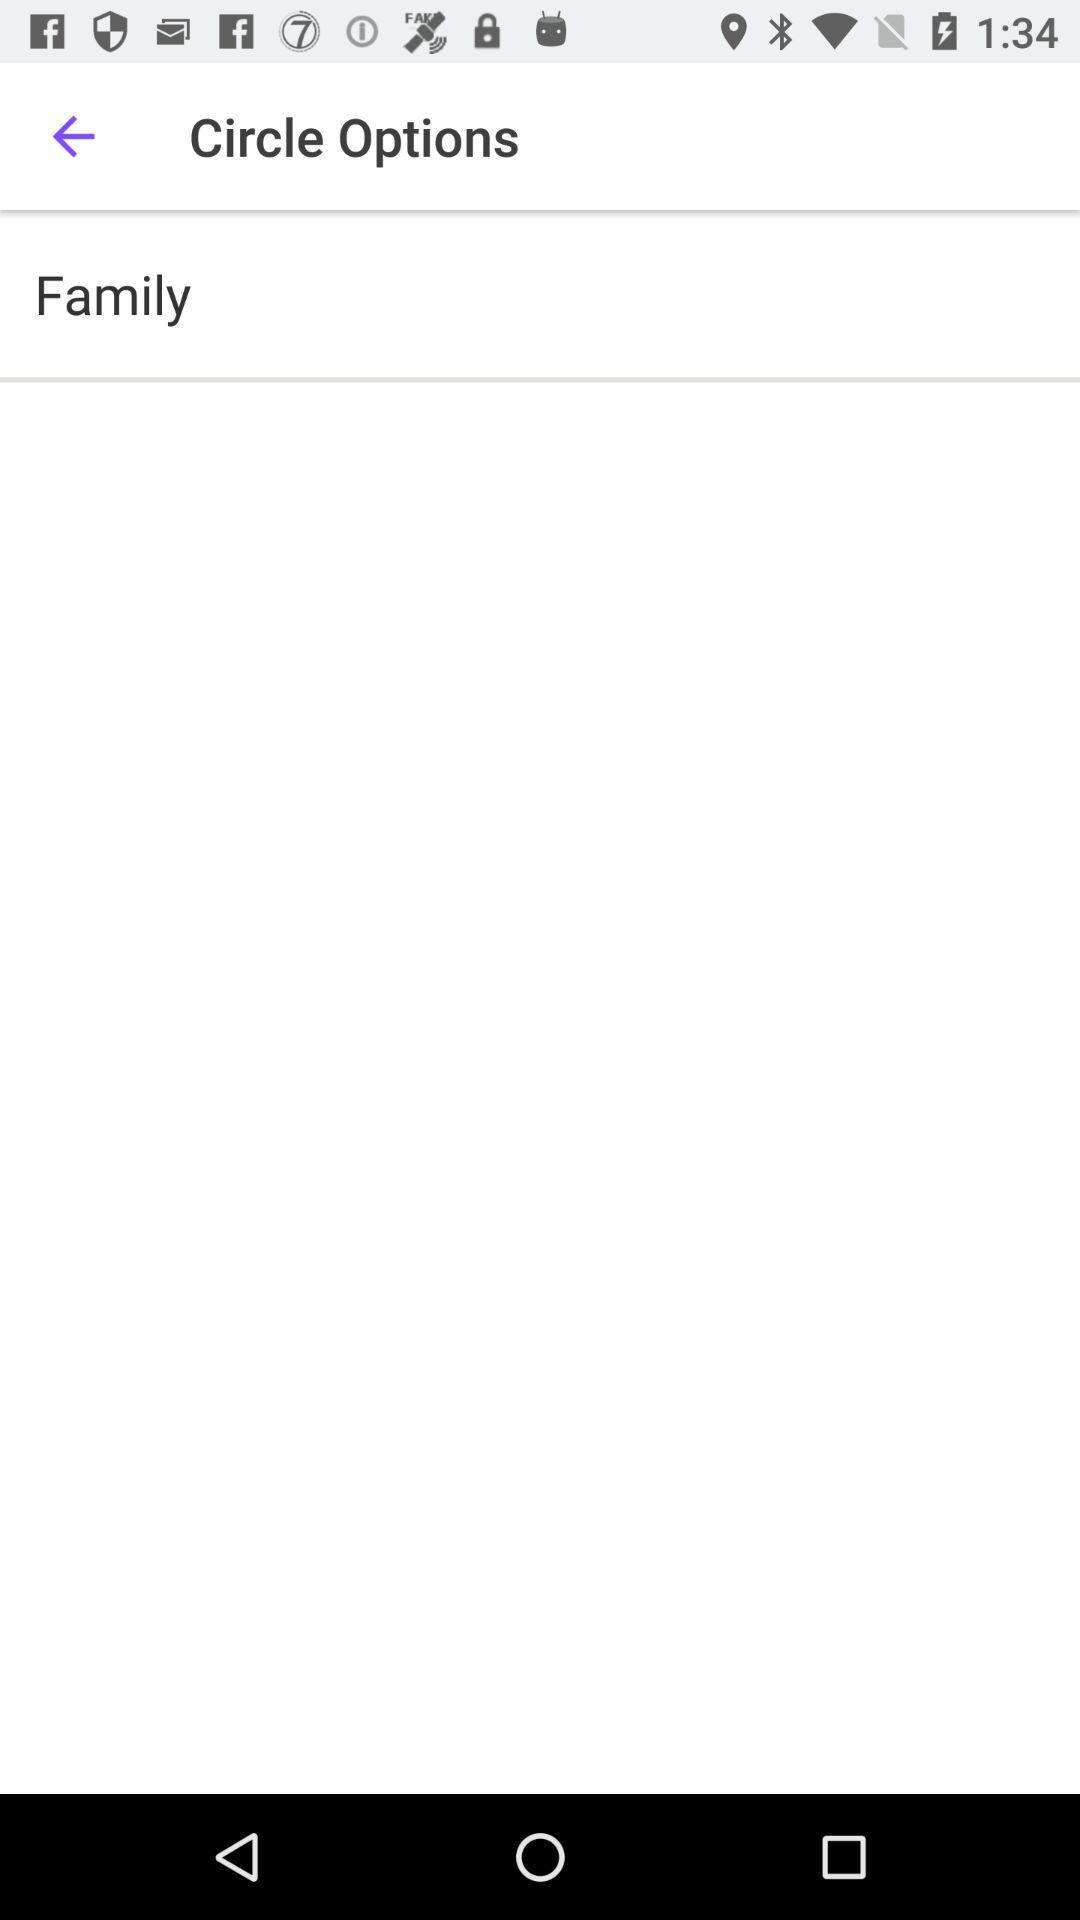 The height and width of the screenshot is (1920, 1080). What do you see at coordinates (72, 135) in the screenshot?
I see `item above the family` at bounding box center [72, 135].